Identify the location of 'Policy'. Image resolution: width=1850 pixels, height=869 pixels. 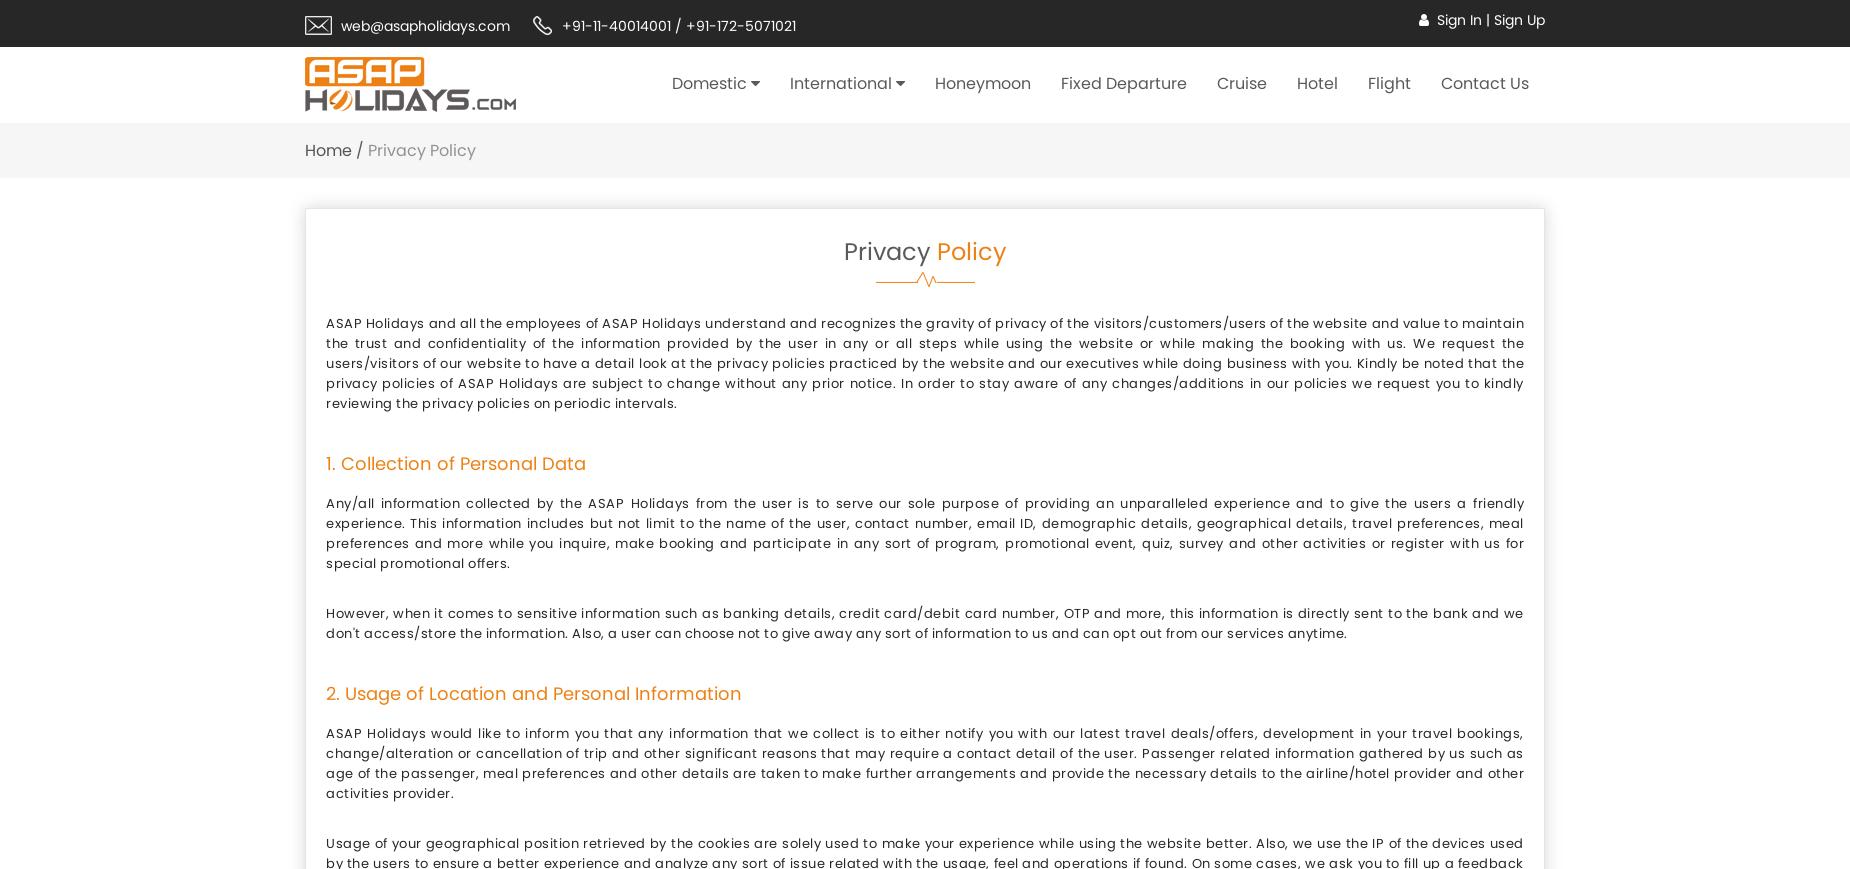
(966, 250).